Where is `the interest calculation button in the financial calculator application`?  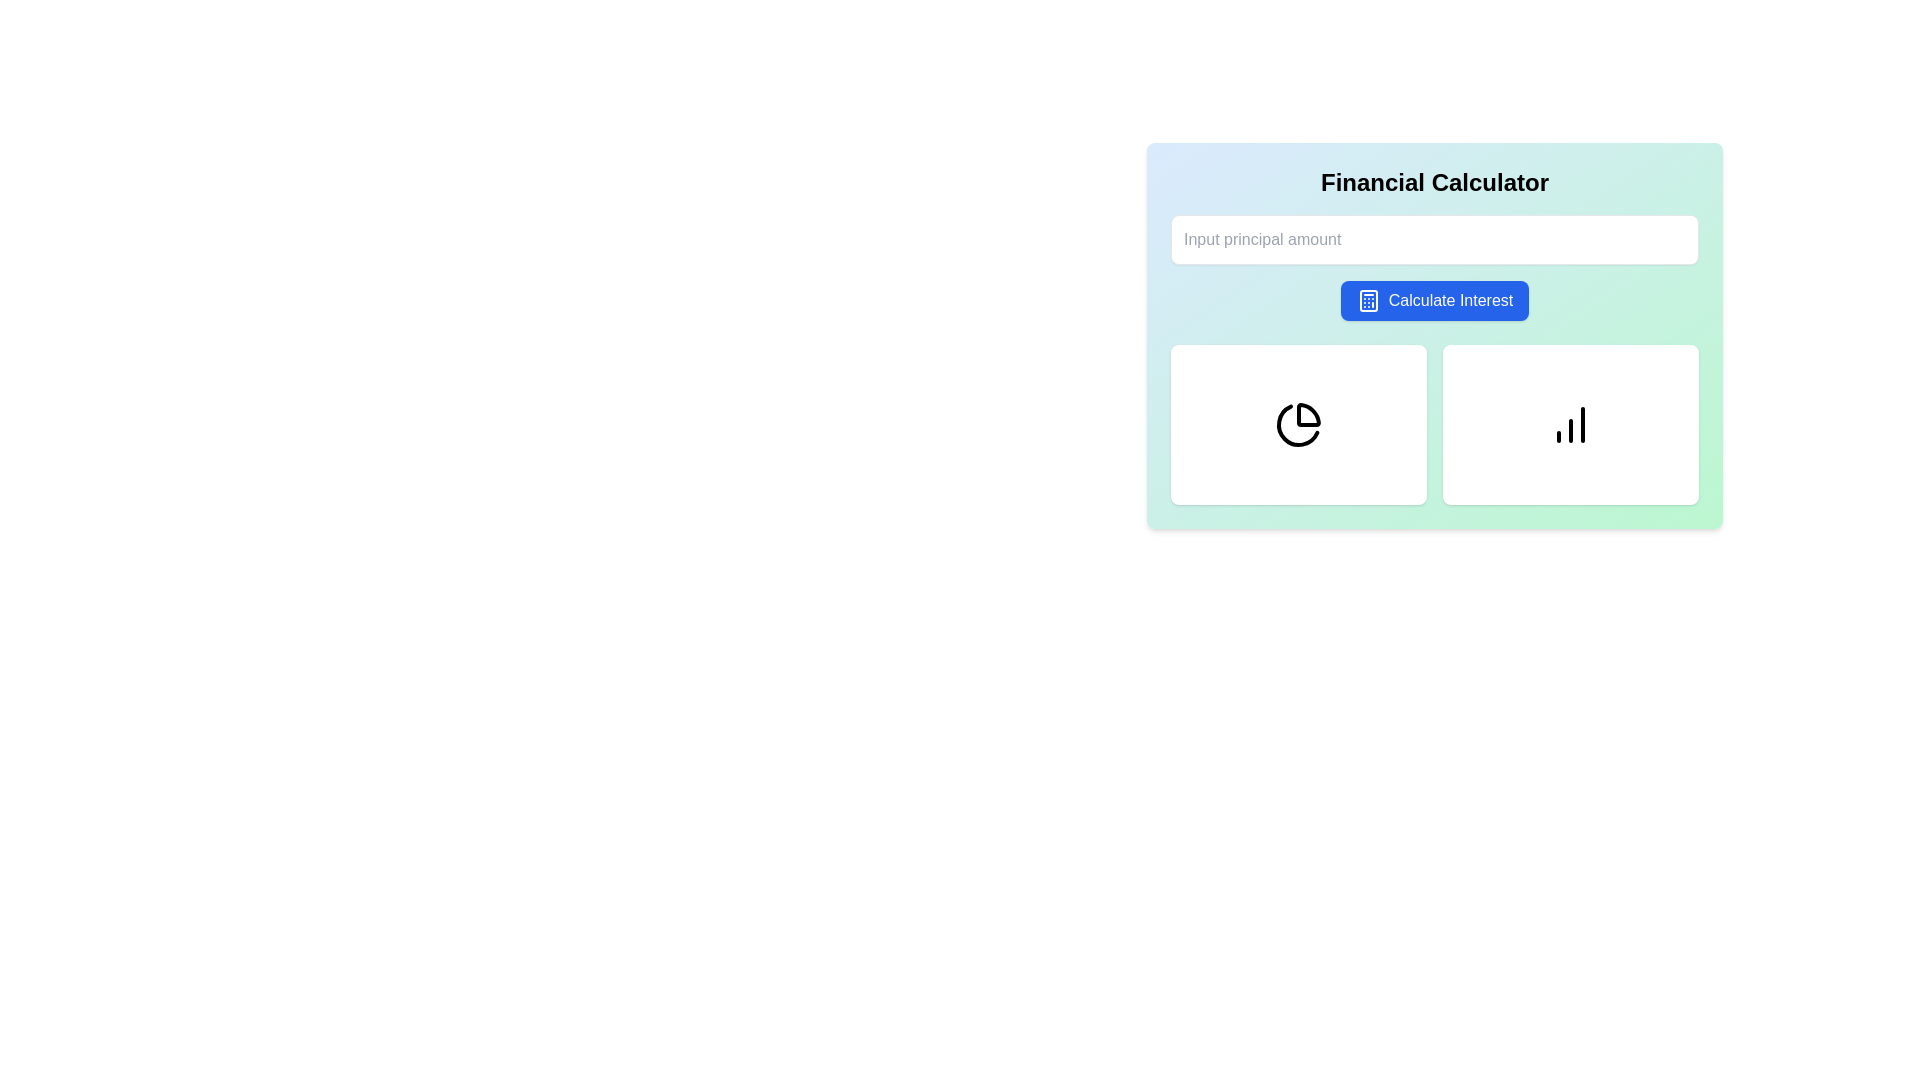
the interest calculation button in the financial calculator application is located at coordinates (1434, 300).